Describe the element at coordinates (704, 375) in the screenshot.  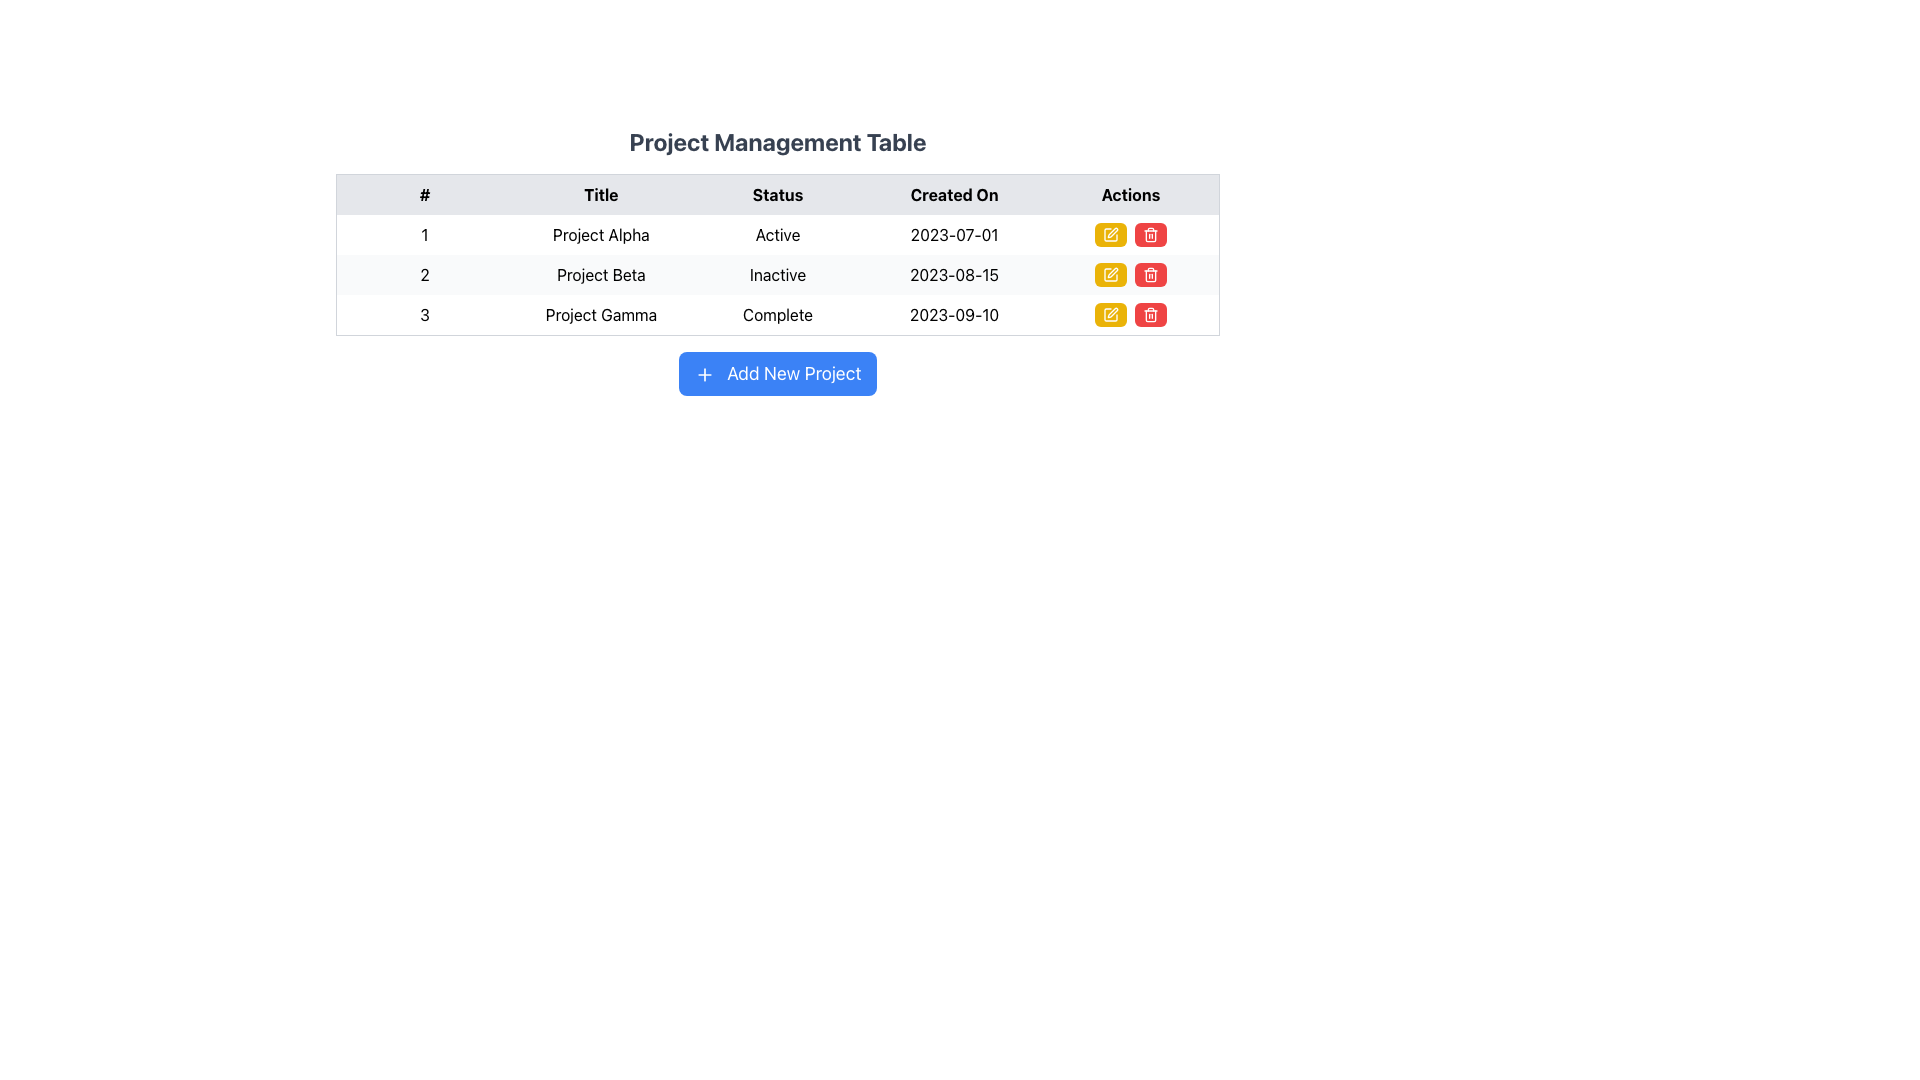
I see `the icon on the left portion of the 'Add New Project' button, which is visually distinct due to its solid blue color and rounded edges` at that location.